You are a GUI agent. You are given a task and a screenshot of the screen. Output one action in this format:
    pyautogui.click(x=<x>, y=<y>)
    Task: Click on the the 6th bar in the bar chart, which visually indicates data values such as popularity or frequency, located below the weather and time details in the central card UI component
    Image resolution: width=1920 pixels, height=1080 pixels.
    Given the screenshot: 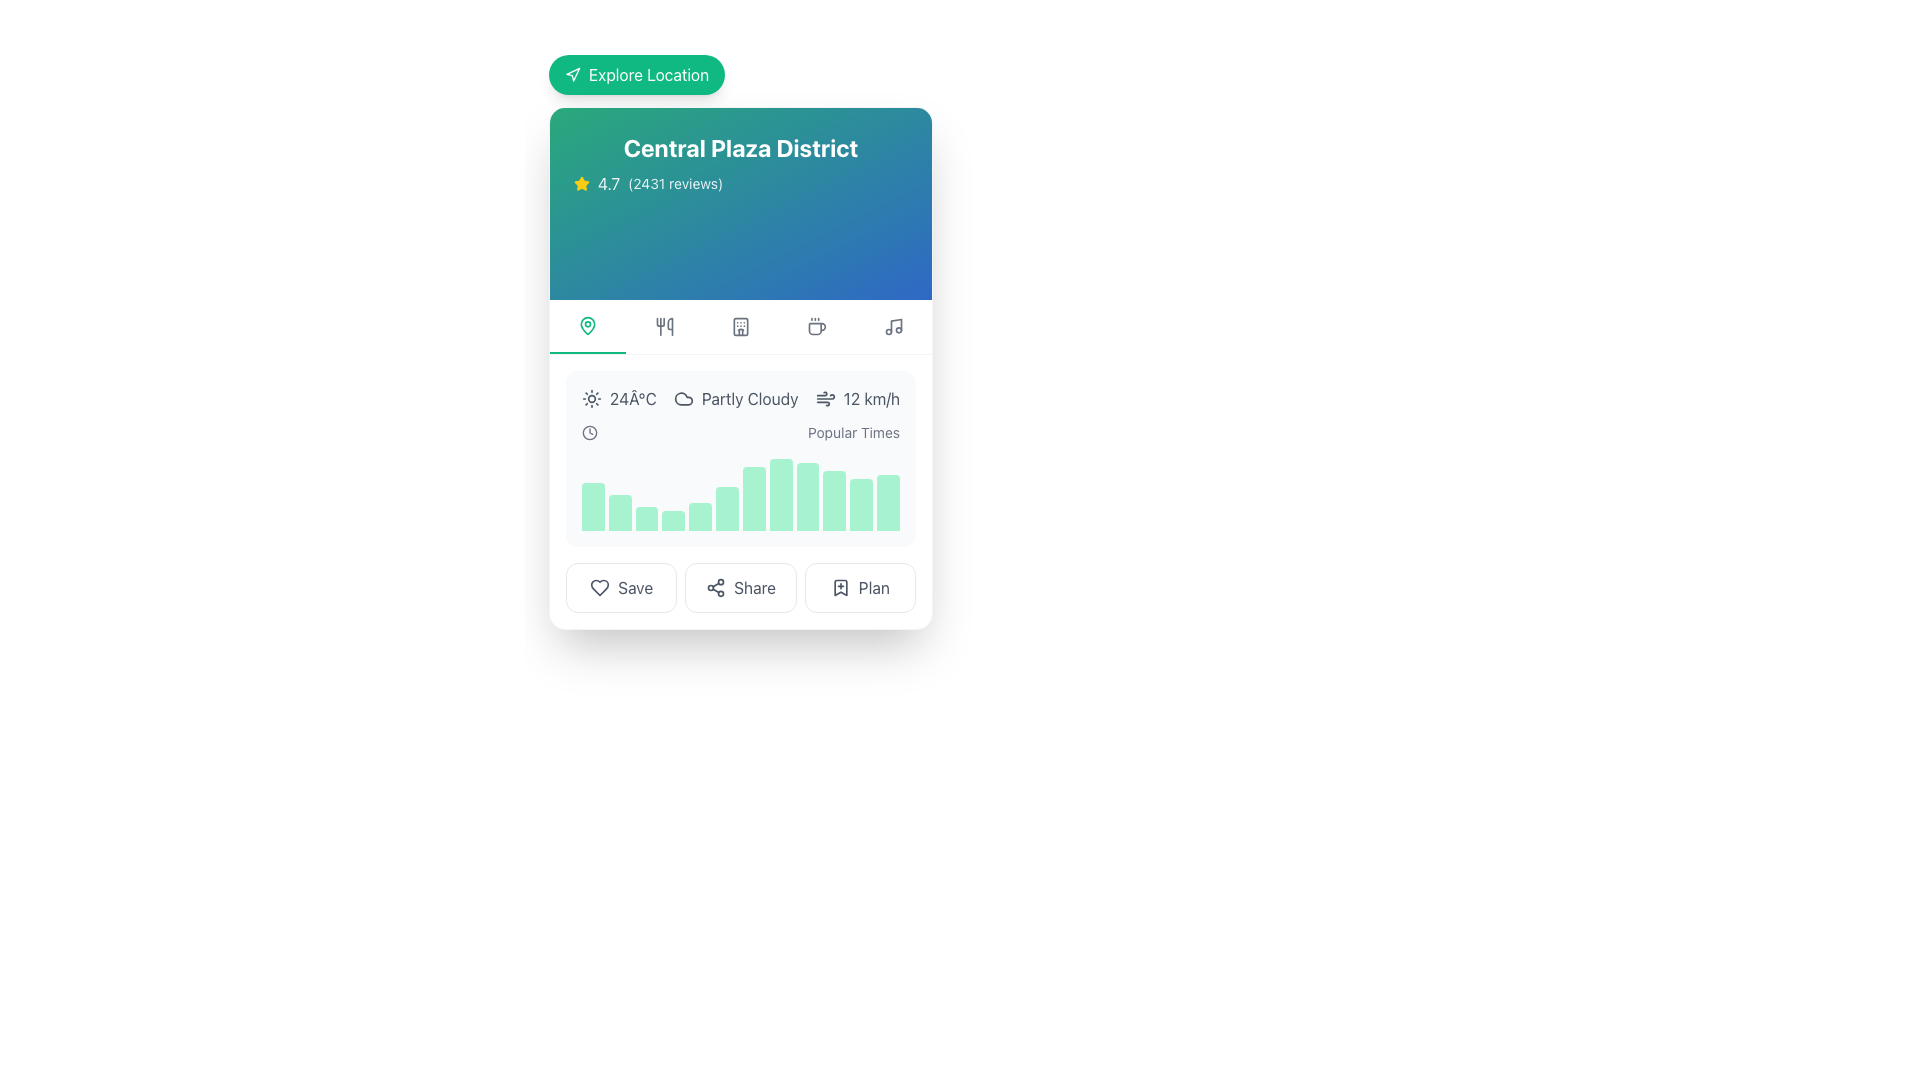 What is the action you would take?
    pyautogui.click(x=726, y=508)
    